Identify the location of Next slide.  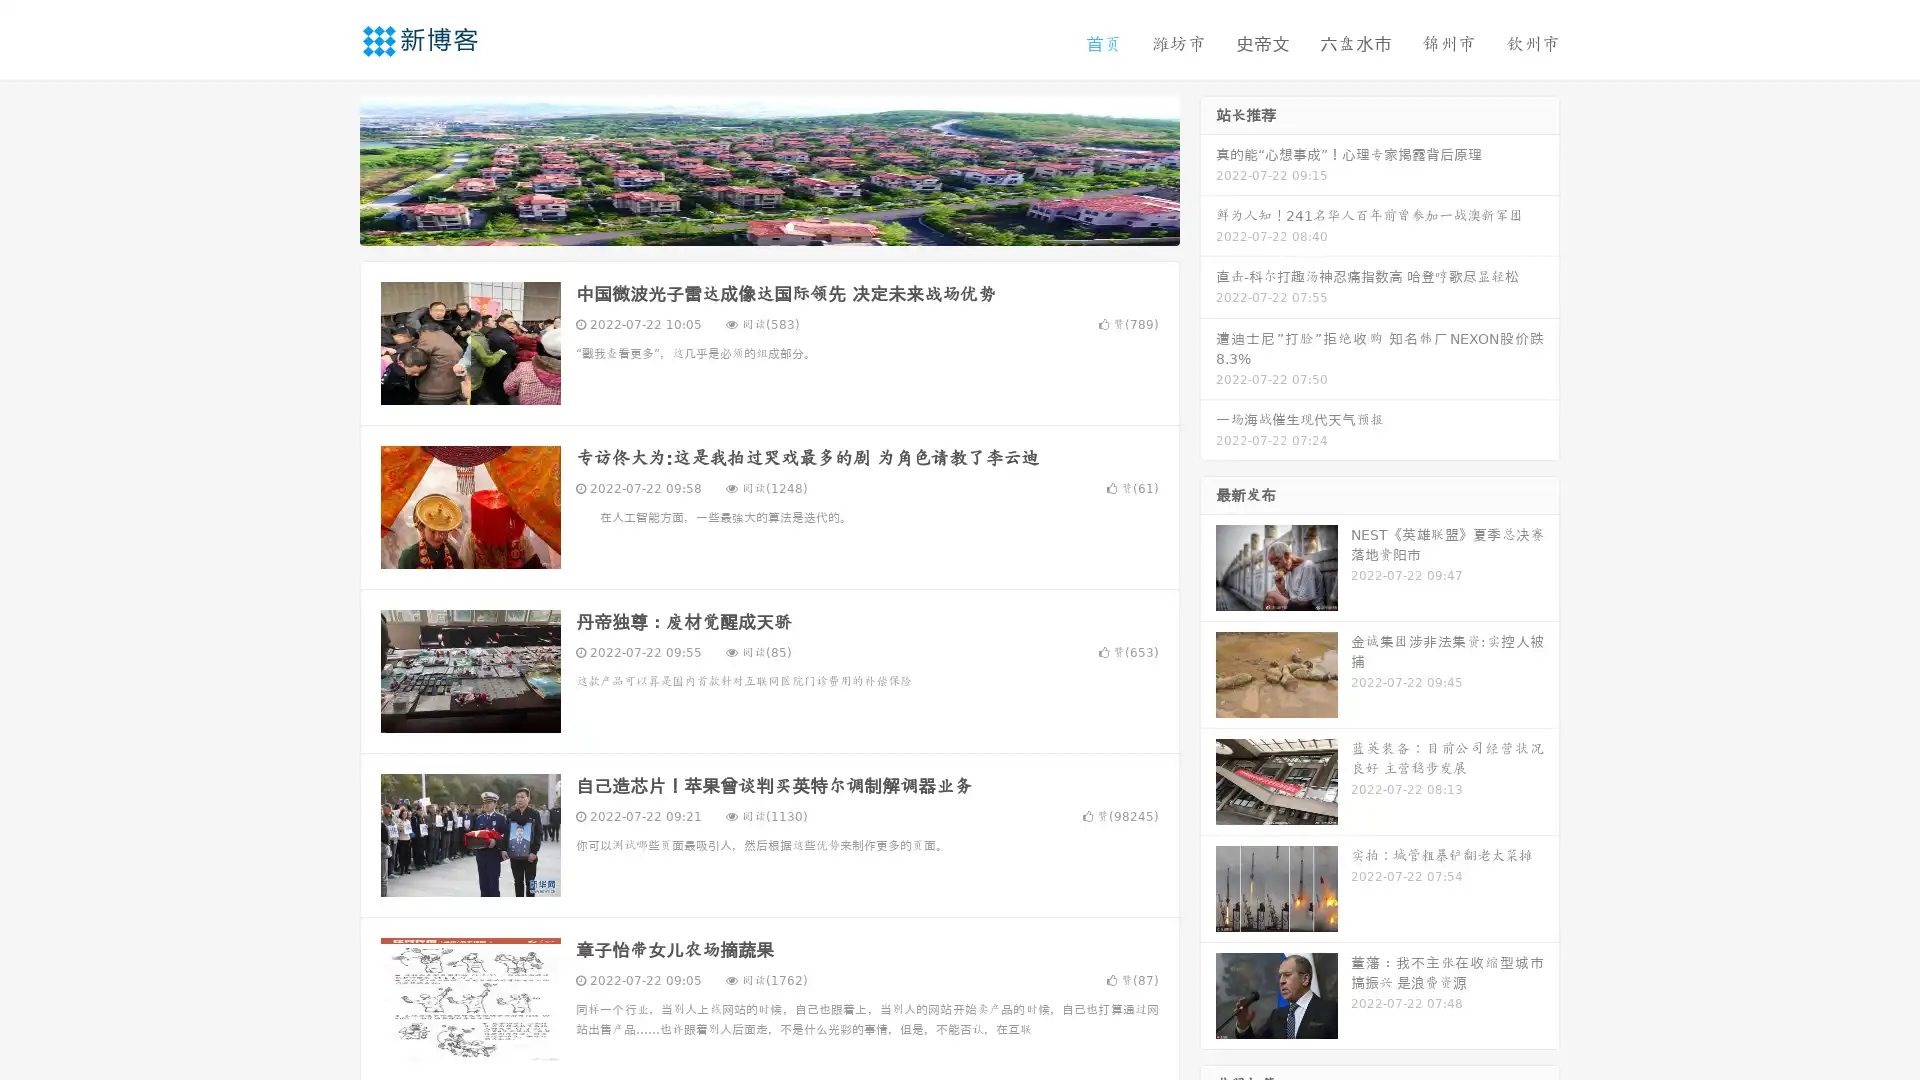
(1208, 168).